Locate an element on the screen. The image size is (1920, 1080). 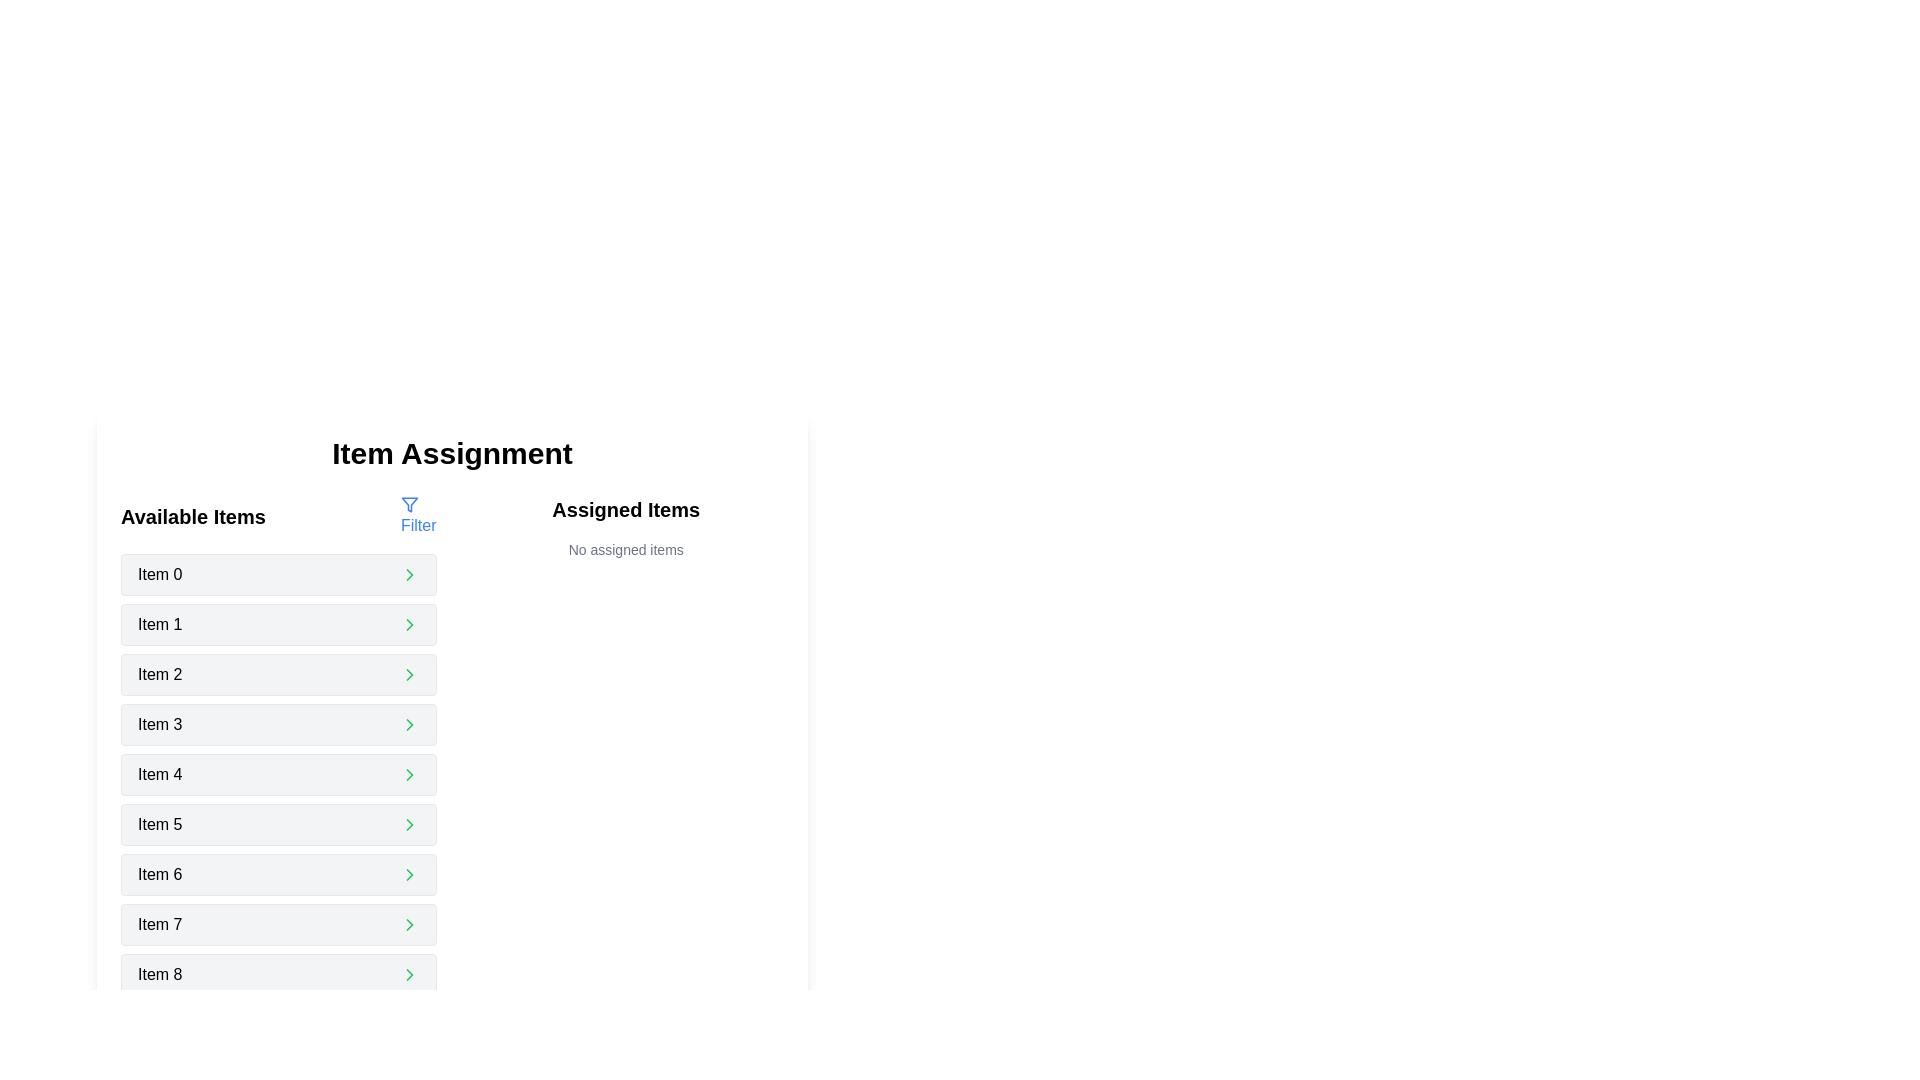
the right-facing chevron icon with a green stroke located within the 'Item 6' entry of the 'Available Items' section is located at coordinates (408, 874).